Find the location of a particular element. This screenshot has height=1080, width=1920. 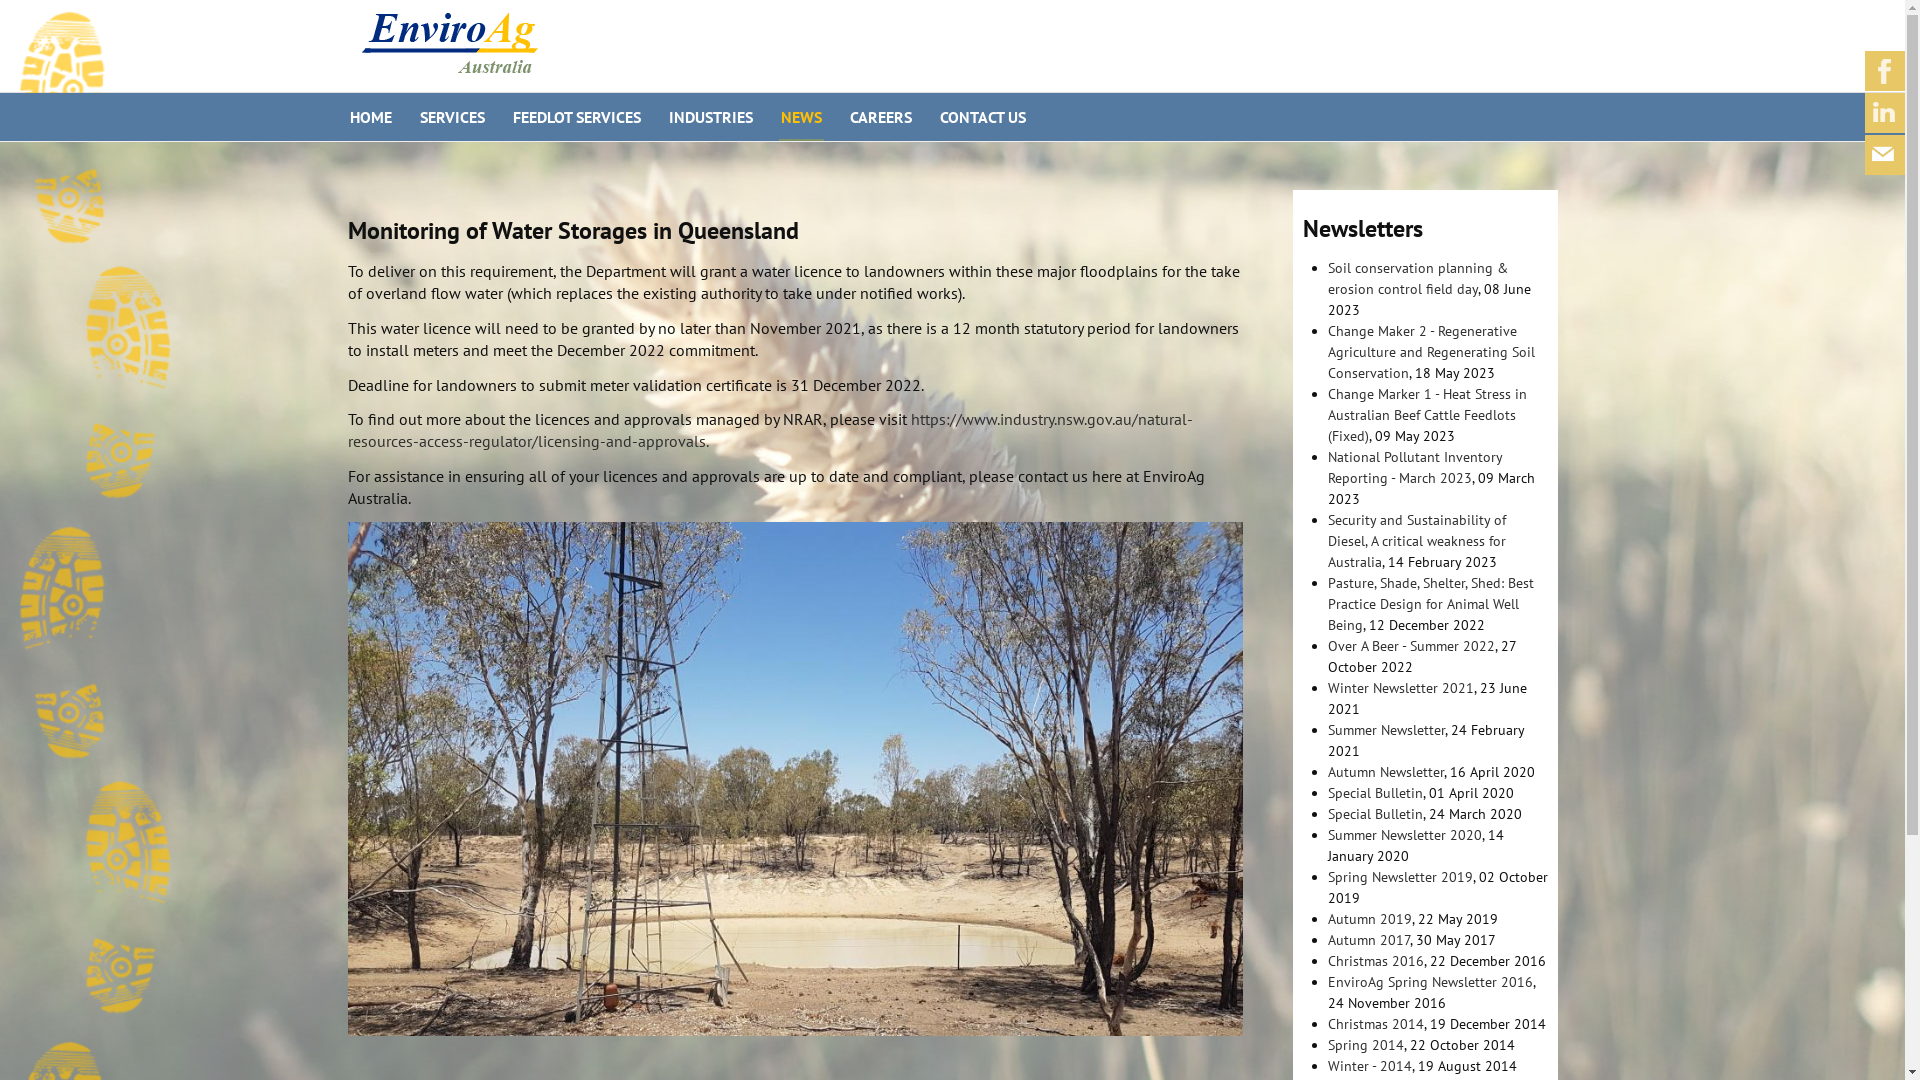

'CONTACT US' is located at coordinates (983, 116).